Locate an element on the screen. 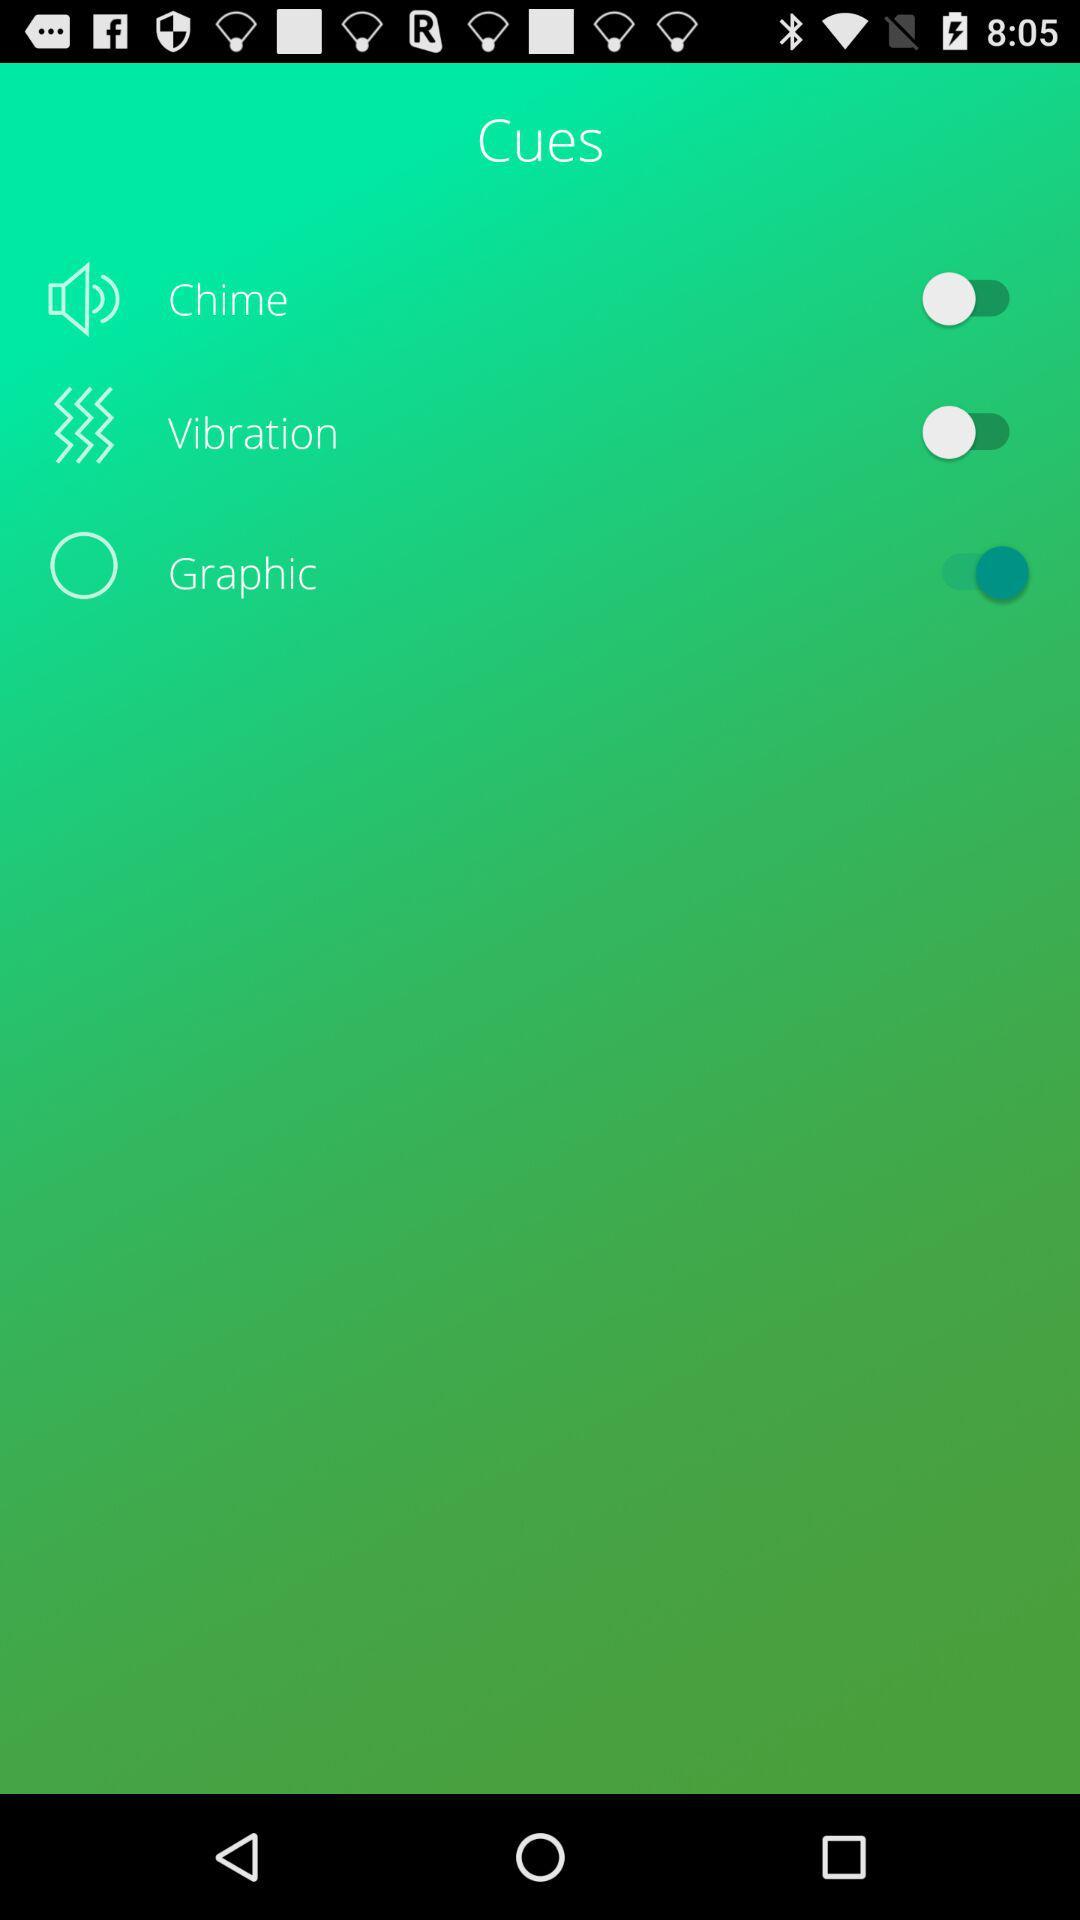 The width and height of the screenshot is (1080, 1920). the icon next to the chime item is located at coordinates (974, 297).